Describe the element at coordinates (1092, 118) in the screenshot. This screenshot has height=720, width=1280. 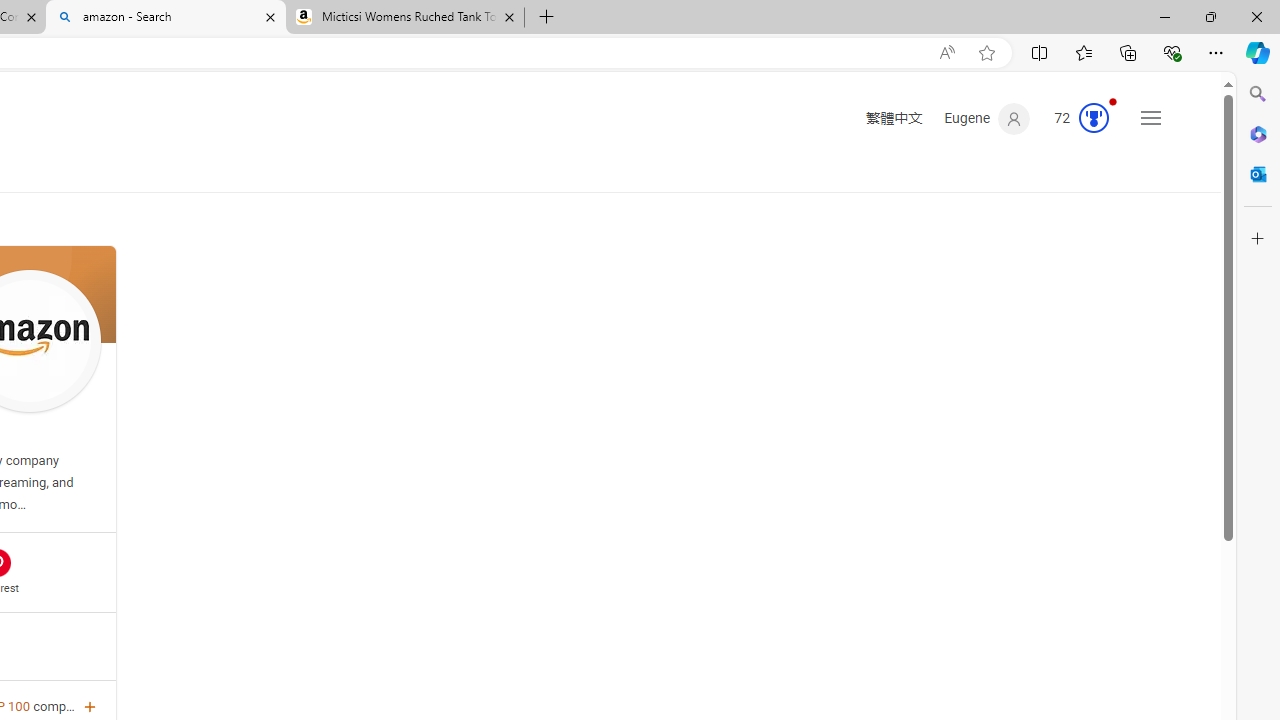
I see `'AutomationID: serp_medal_svg'` at that location.